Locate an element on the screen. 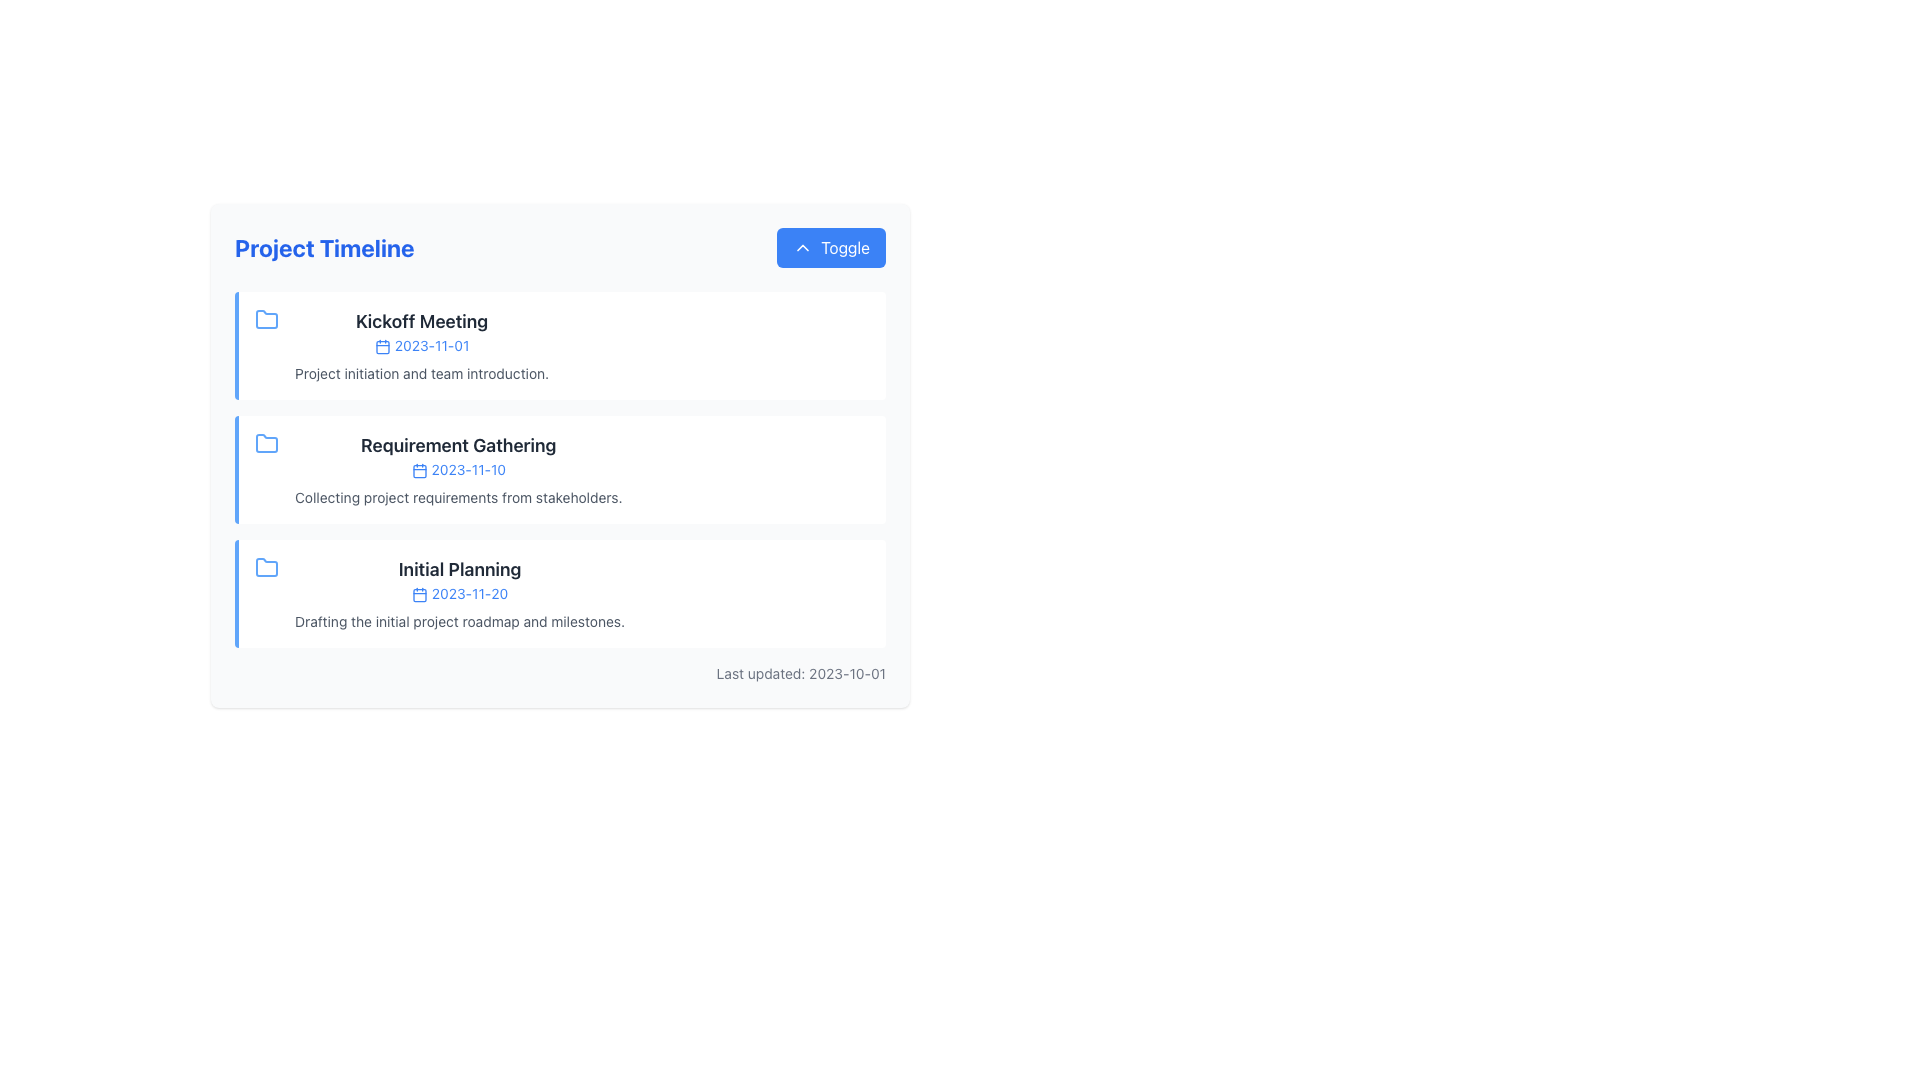  the interactive sections of the Structured timeline display located within the 'Project Timeline' card is located at coordinates (560, 470).